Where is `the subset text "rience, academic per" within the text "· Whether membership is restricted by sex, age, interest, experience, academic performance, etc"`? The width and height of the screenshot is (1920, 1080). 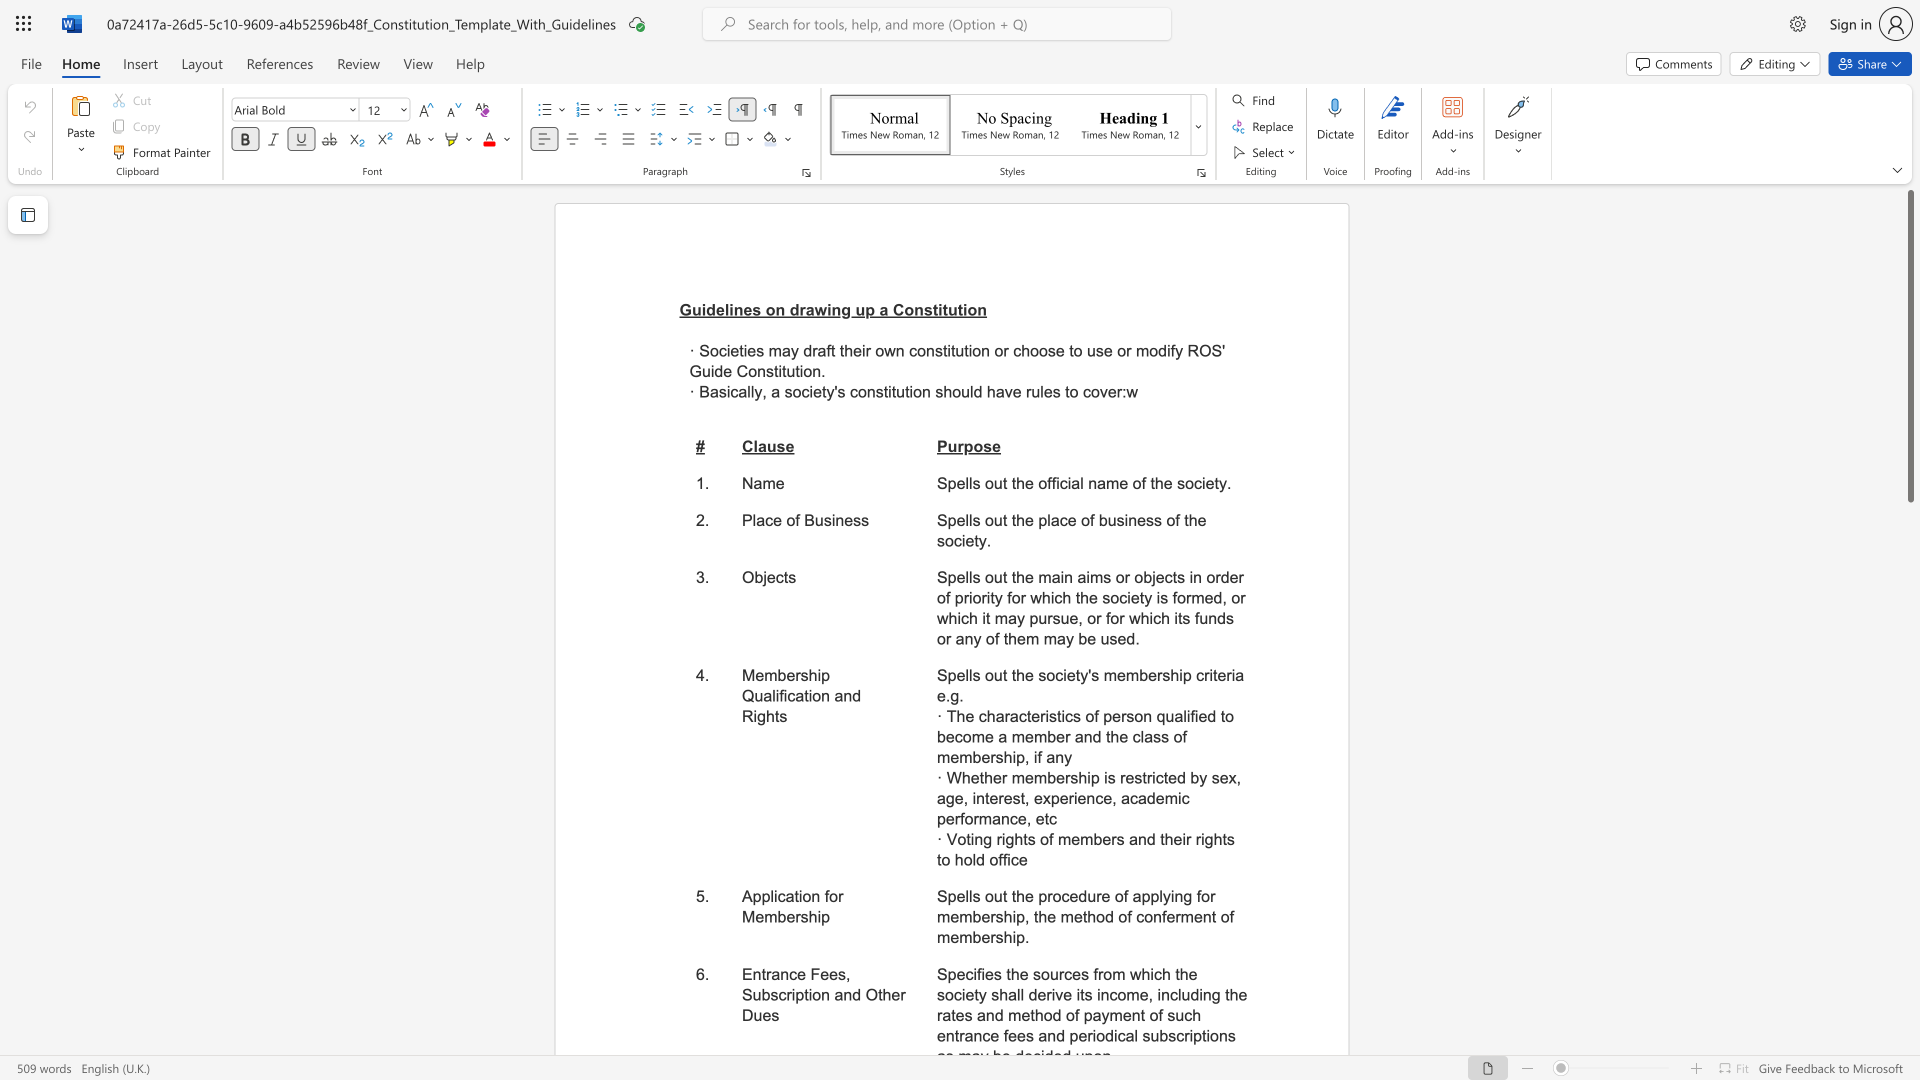
the subset text "rience, academic per" within the text "· Whether membership is restricted by sex, age, interest, experience, academic performance, etc" is located at coordinates (1067, 797).